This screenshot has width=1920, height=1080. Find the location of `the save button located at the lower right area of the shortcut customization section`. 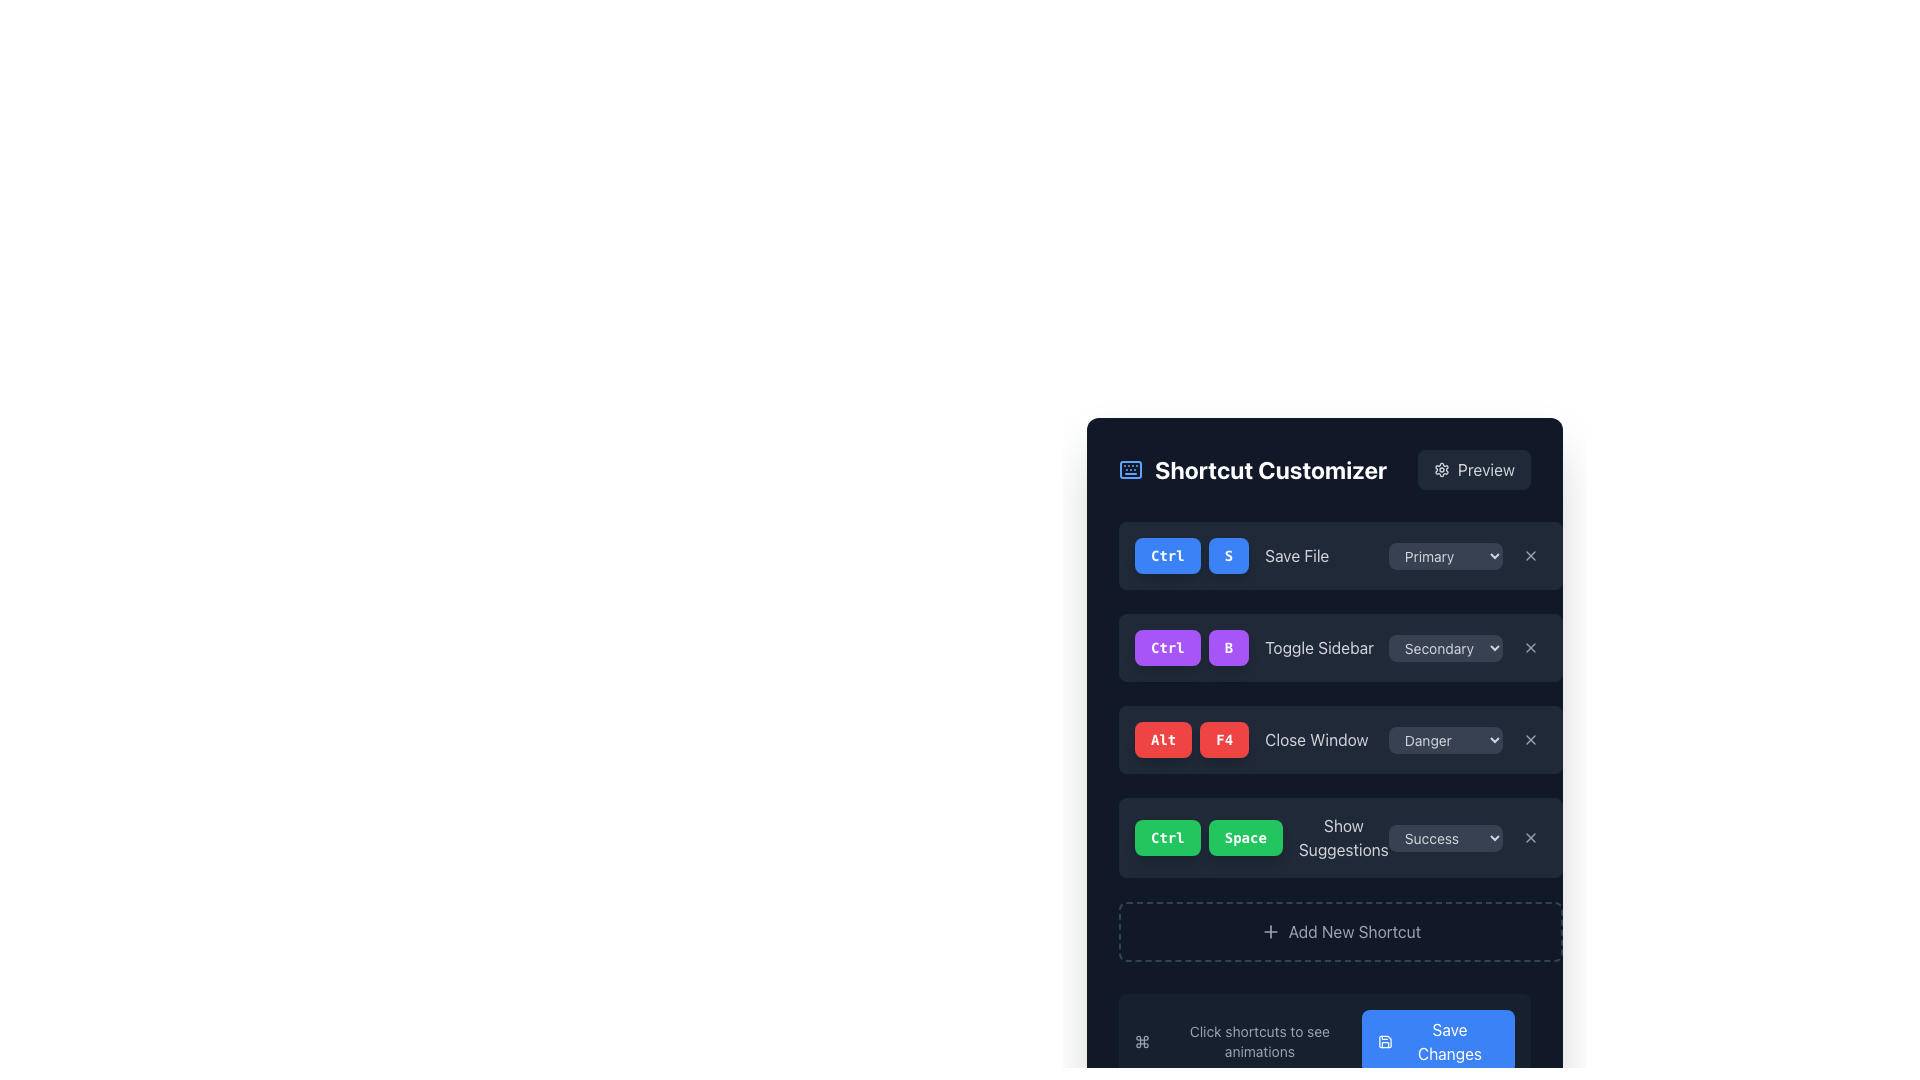

the save button located at the lower right area of the shortcut customization section is located at coordinates (1437, 1040).